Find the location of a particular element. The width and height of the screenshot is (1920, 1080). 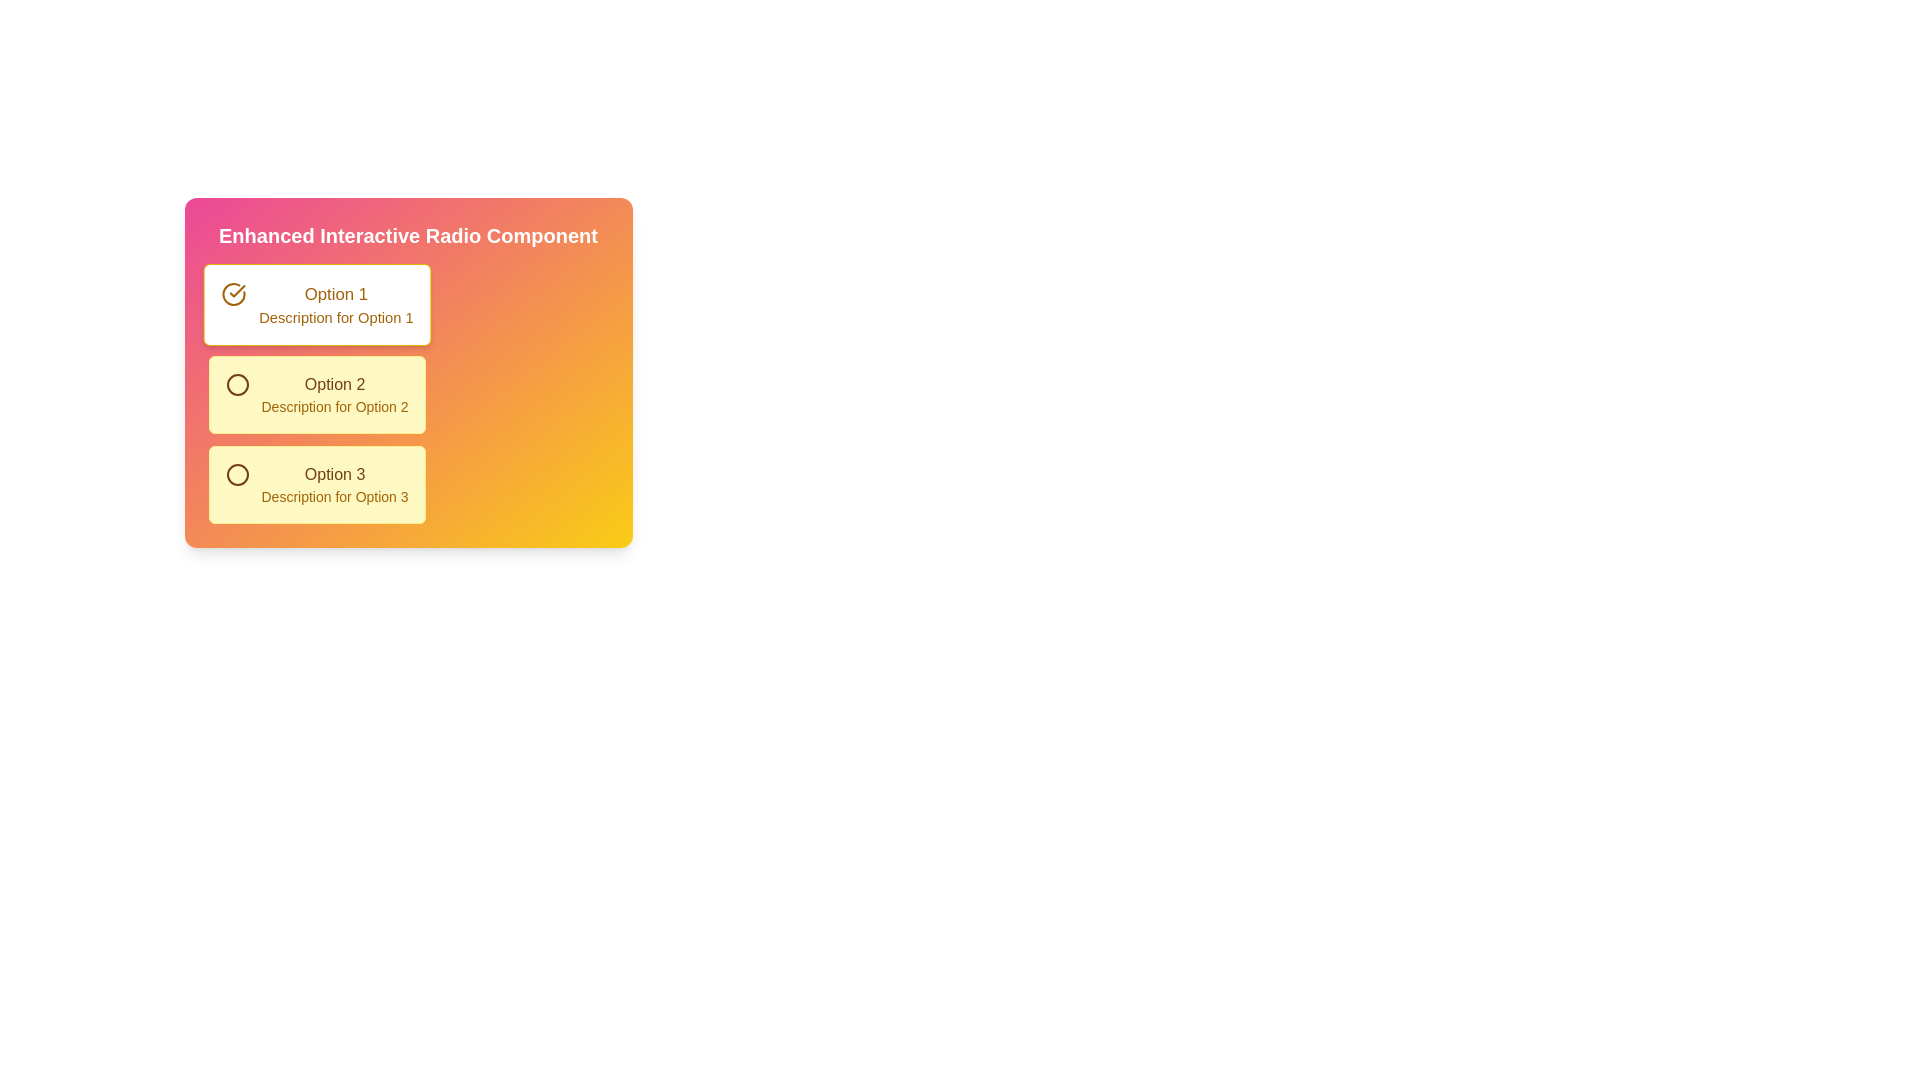

the second selectable card option in the group of radio buttons is located at coordinates (315, 394).